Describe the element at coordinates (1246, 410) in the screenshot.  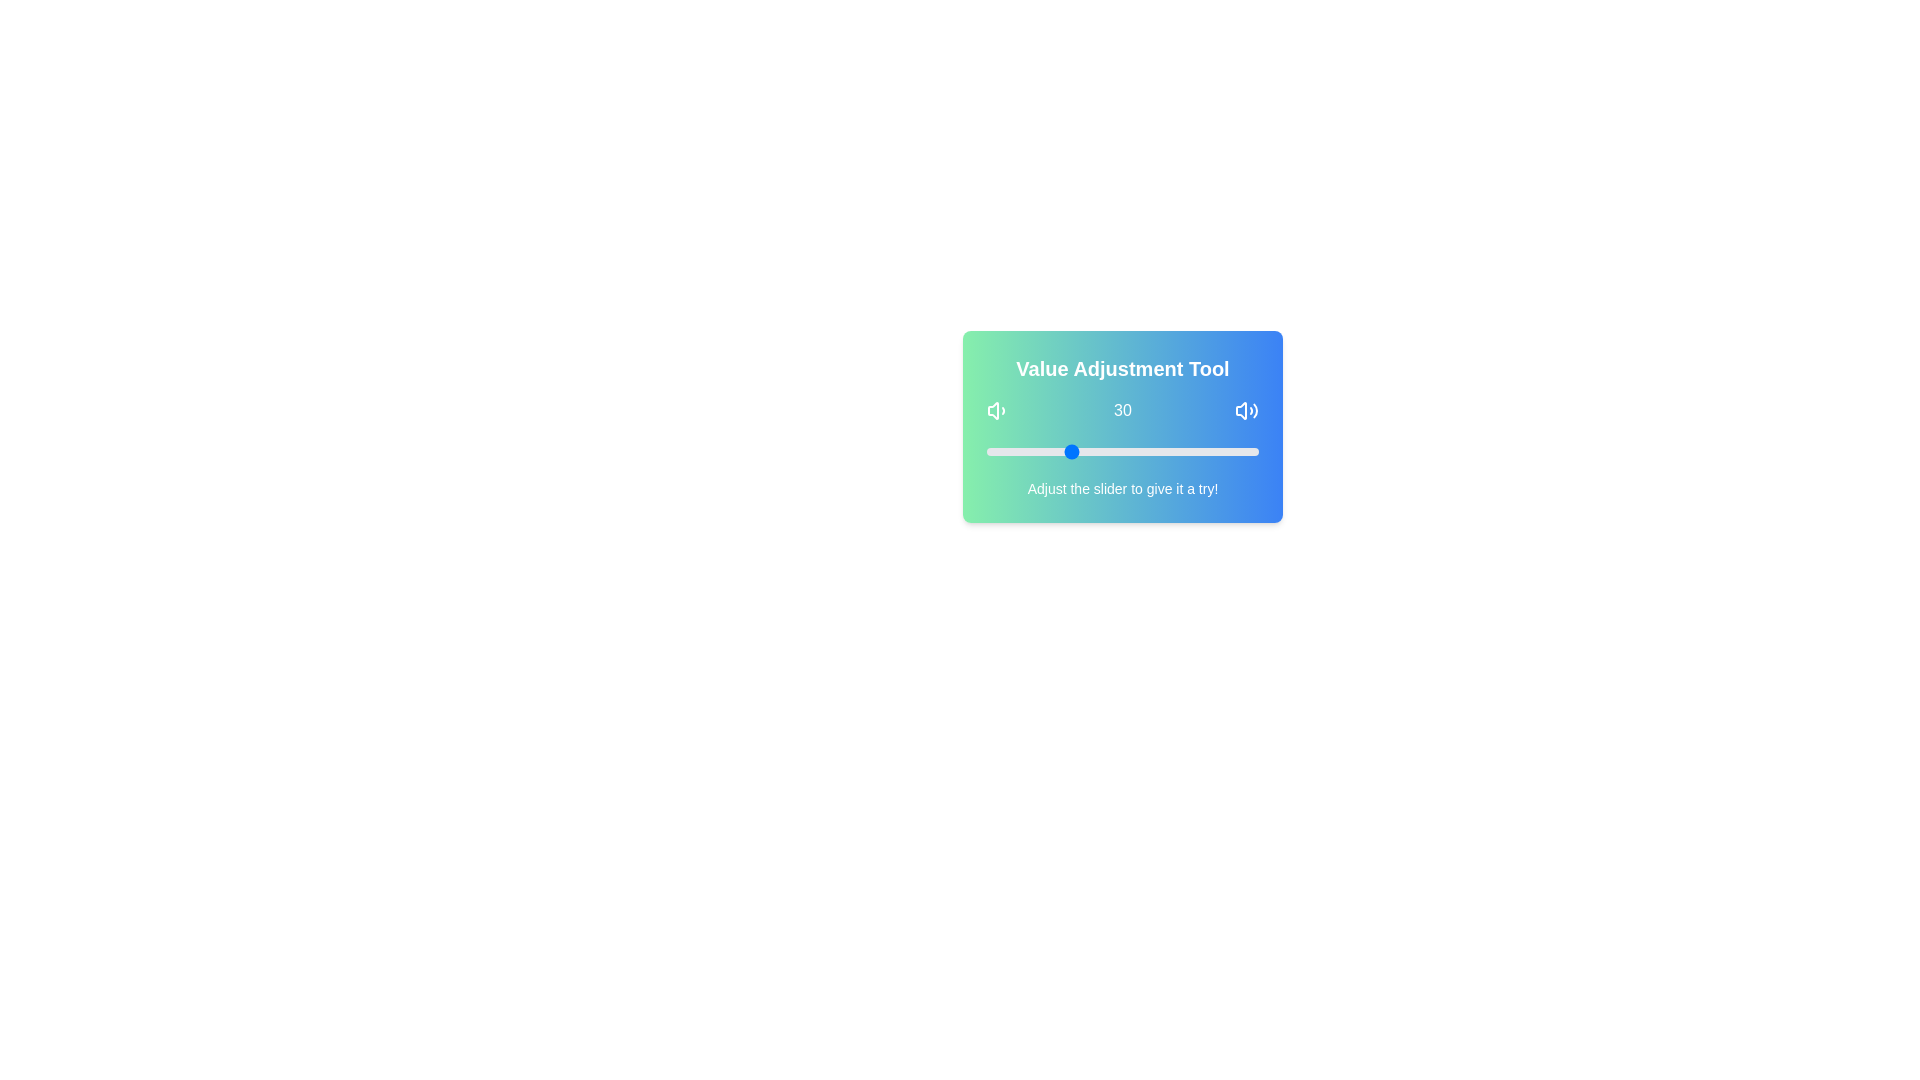
I see `the volume indicator button represented by a small speaker icon with three radiating arcs, located in the top right corner of the 'Value Adjustment Tool' card, to adjust the volume` at that location.